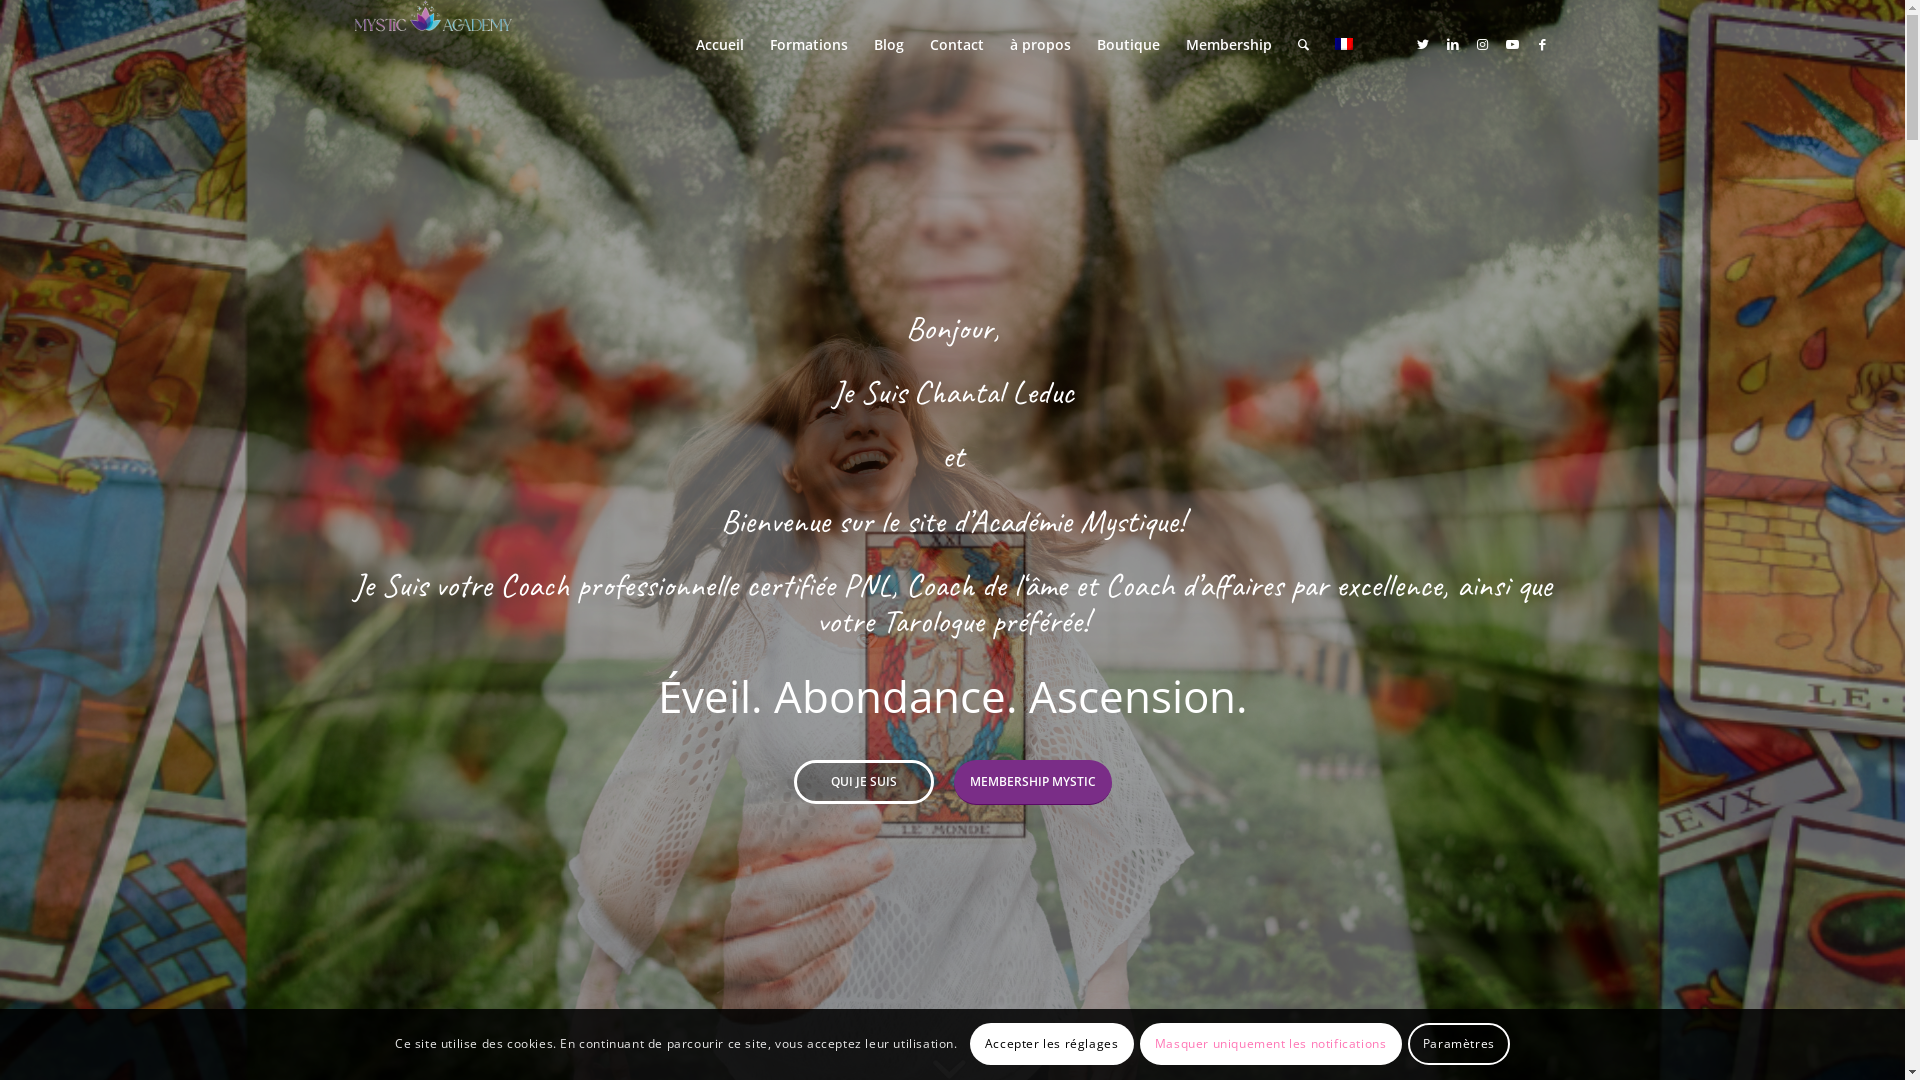 This screenshot has height=1080, width=1920. Describe the element at coordinates (1421, 43) in the screenshot. I see `'Twitter'` at that location.